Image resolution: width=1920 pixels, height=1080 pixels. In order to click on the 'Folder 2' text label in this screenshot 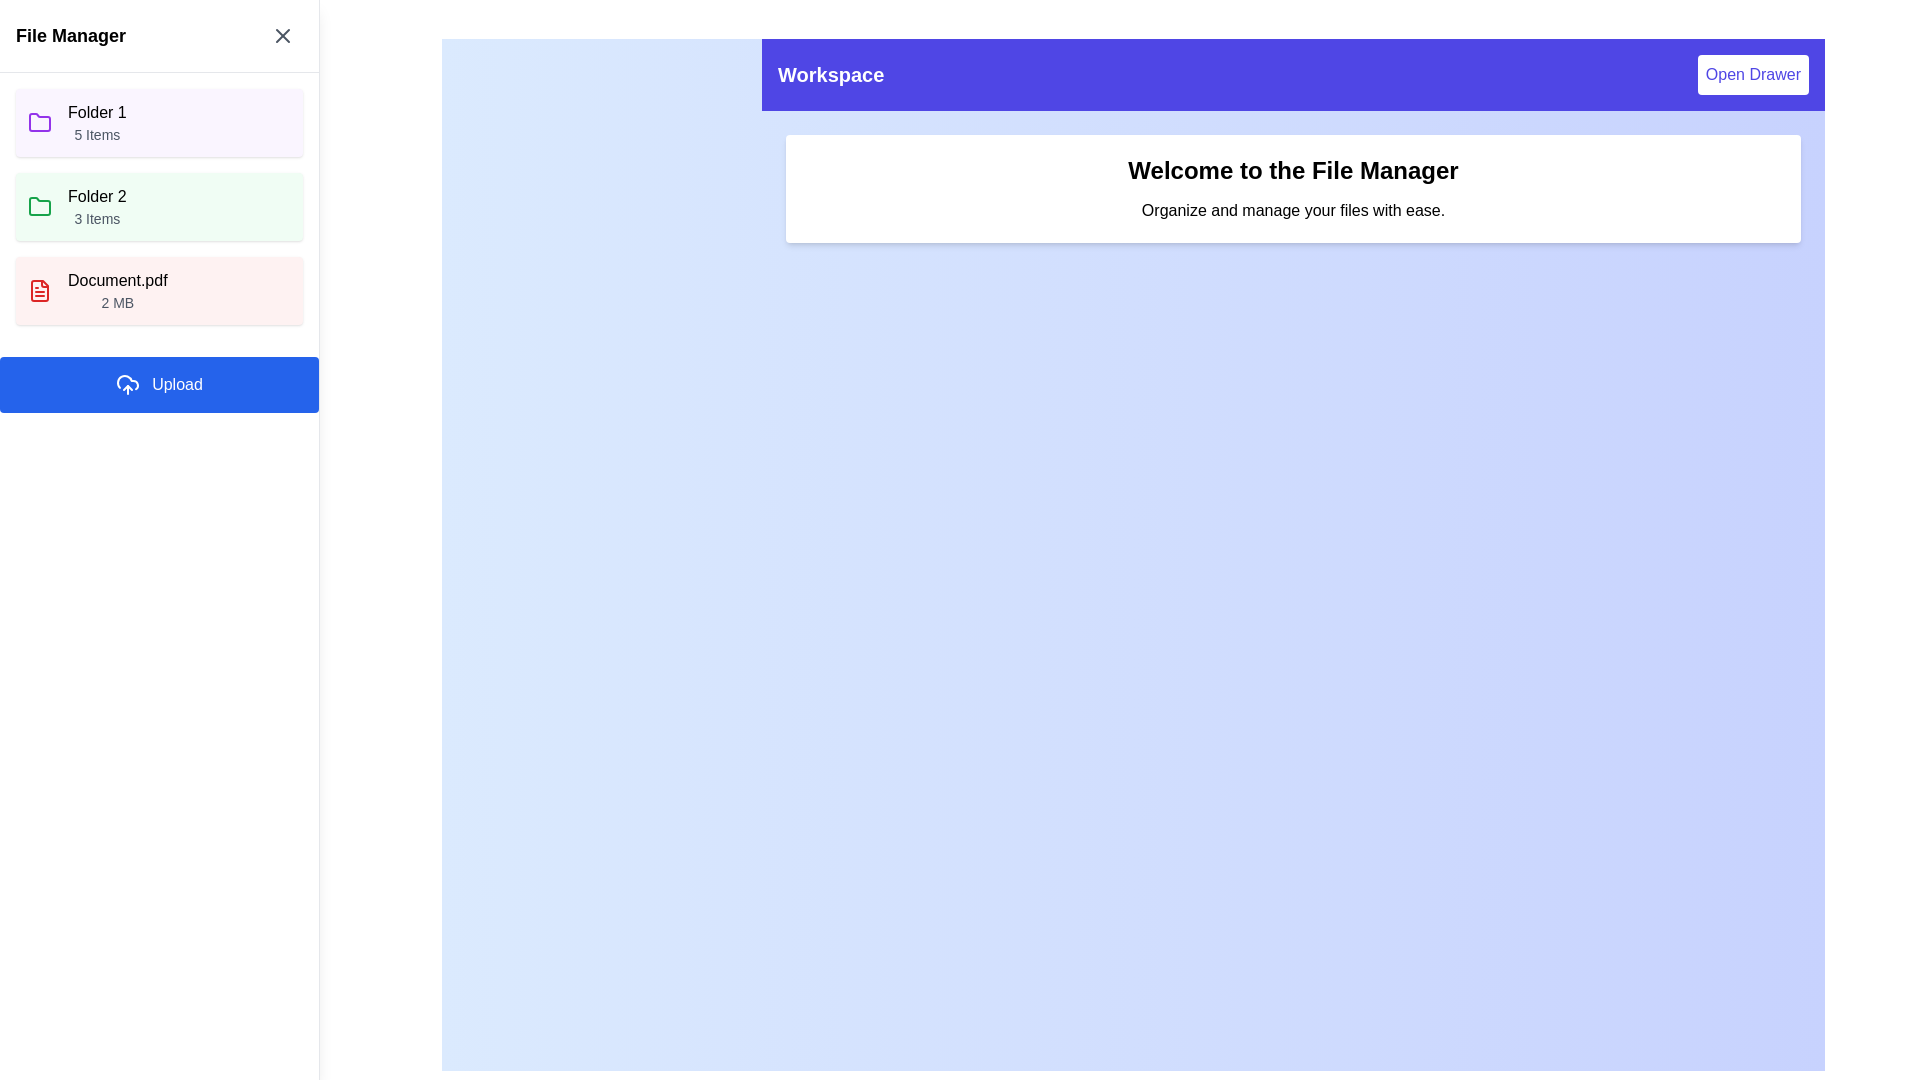, I will do `click(95, 196)`.